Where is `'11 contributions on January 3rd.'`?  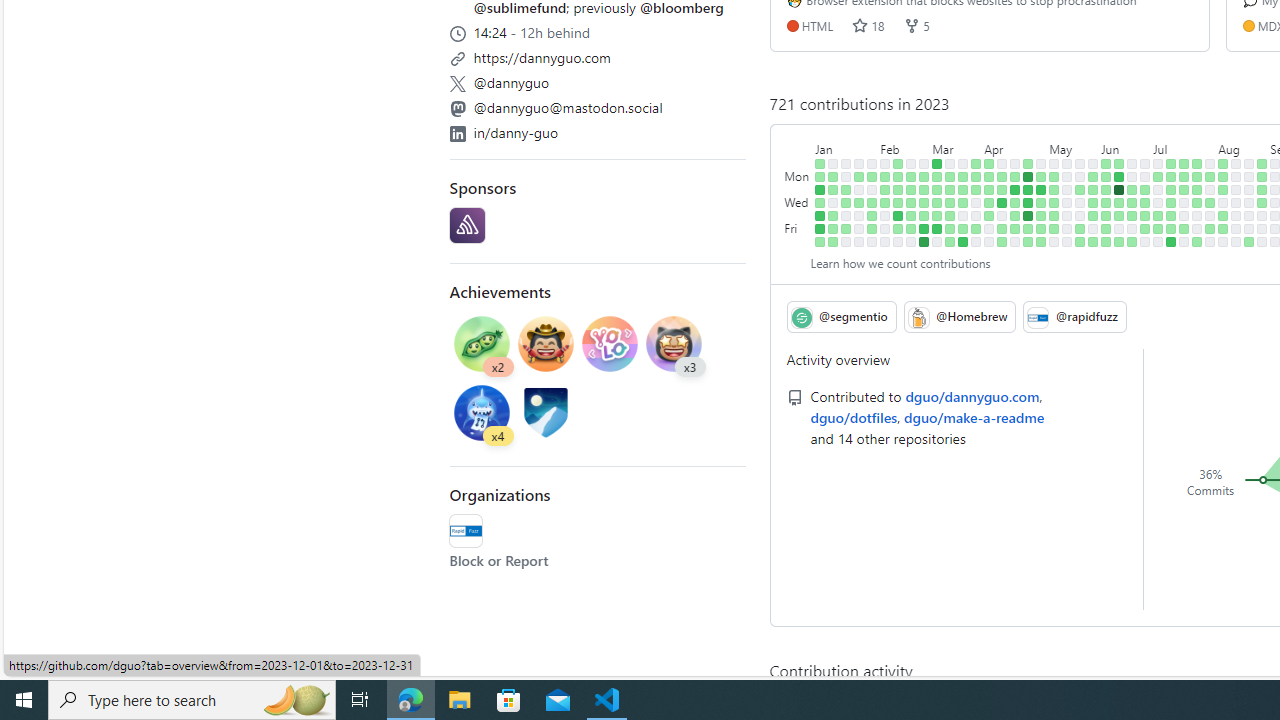
'11 contributions on January 3rd.' is located at coordinates (820, 189).